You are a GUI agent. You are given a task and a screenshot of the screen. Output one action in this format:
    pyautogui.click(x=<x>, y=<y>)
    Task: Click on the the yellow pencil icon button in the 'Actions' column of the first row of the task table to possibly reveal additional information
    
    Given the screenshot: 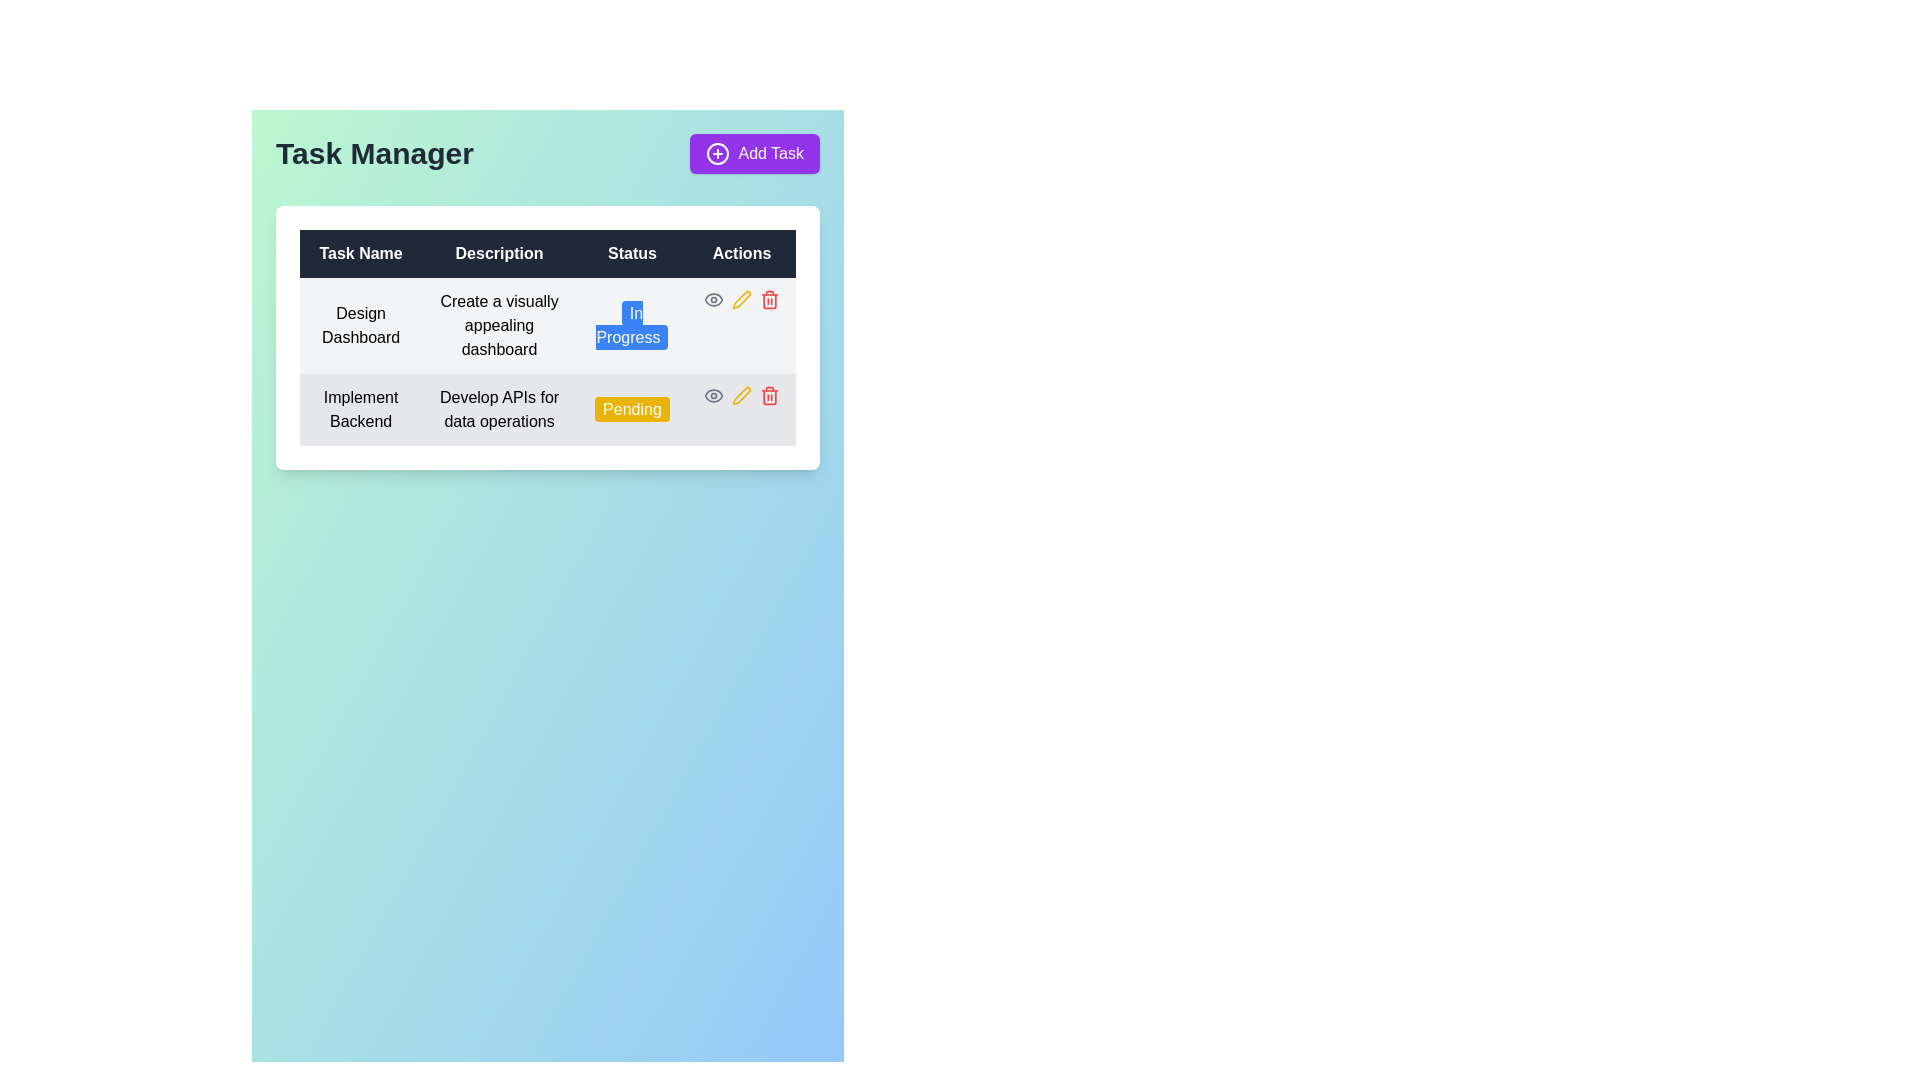 What is the action you would take?
    pyautogui.click(x=740, y=300)
    